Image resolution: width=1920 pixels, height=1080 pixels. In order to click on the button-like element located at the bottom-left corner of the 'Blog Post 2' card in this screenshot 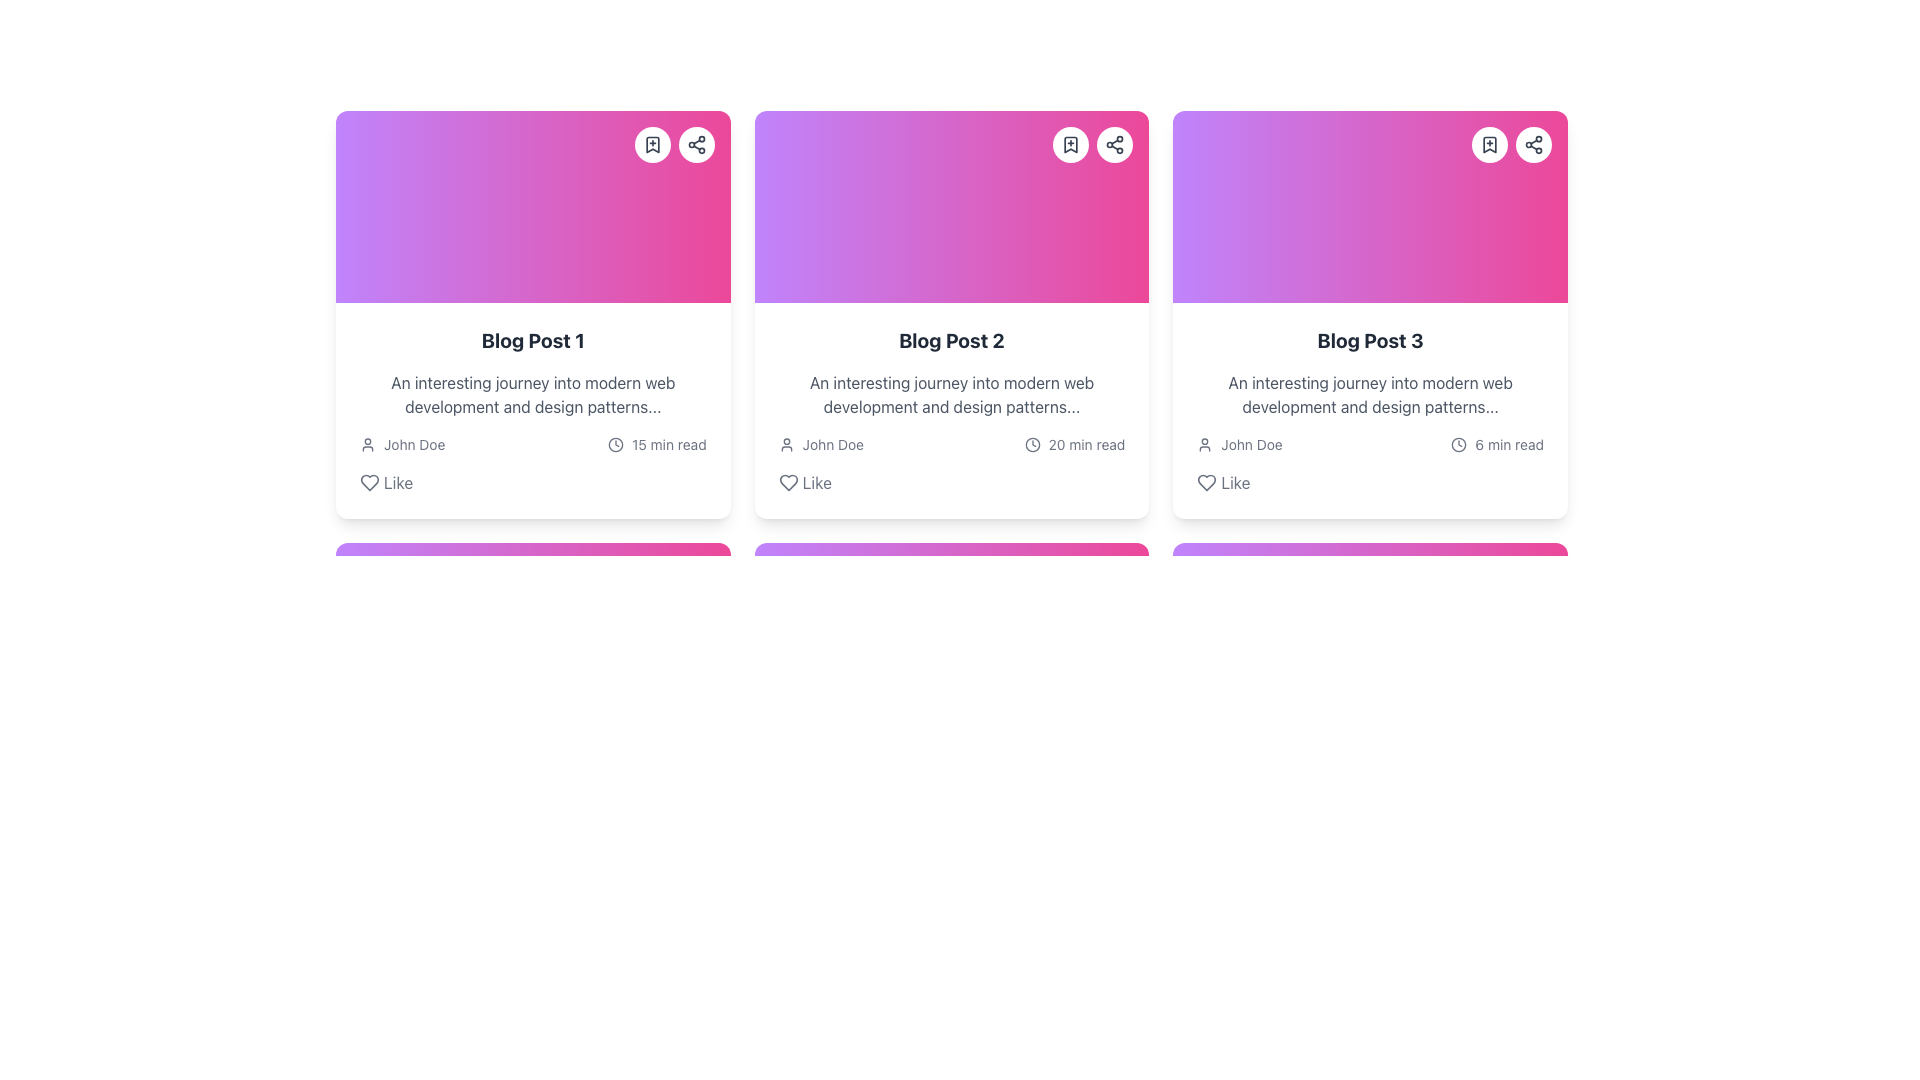, I will do `click(805, 482)`.